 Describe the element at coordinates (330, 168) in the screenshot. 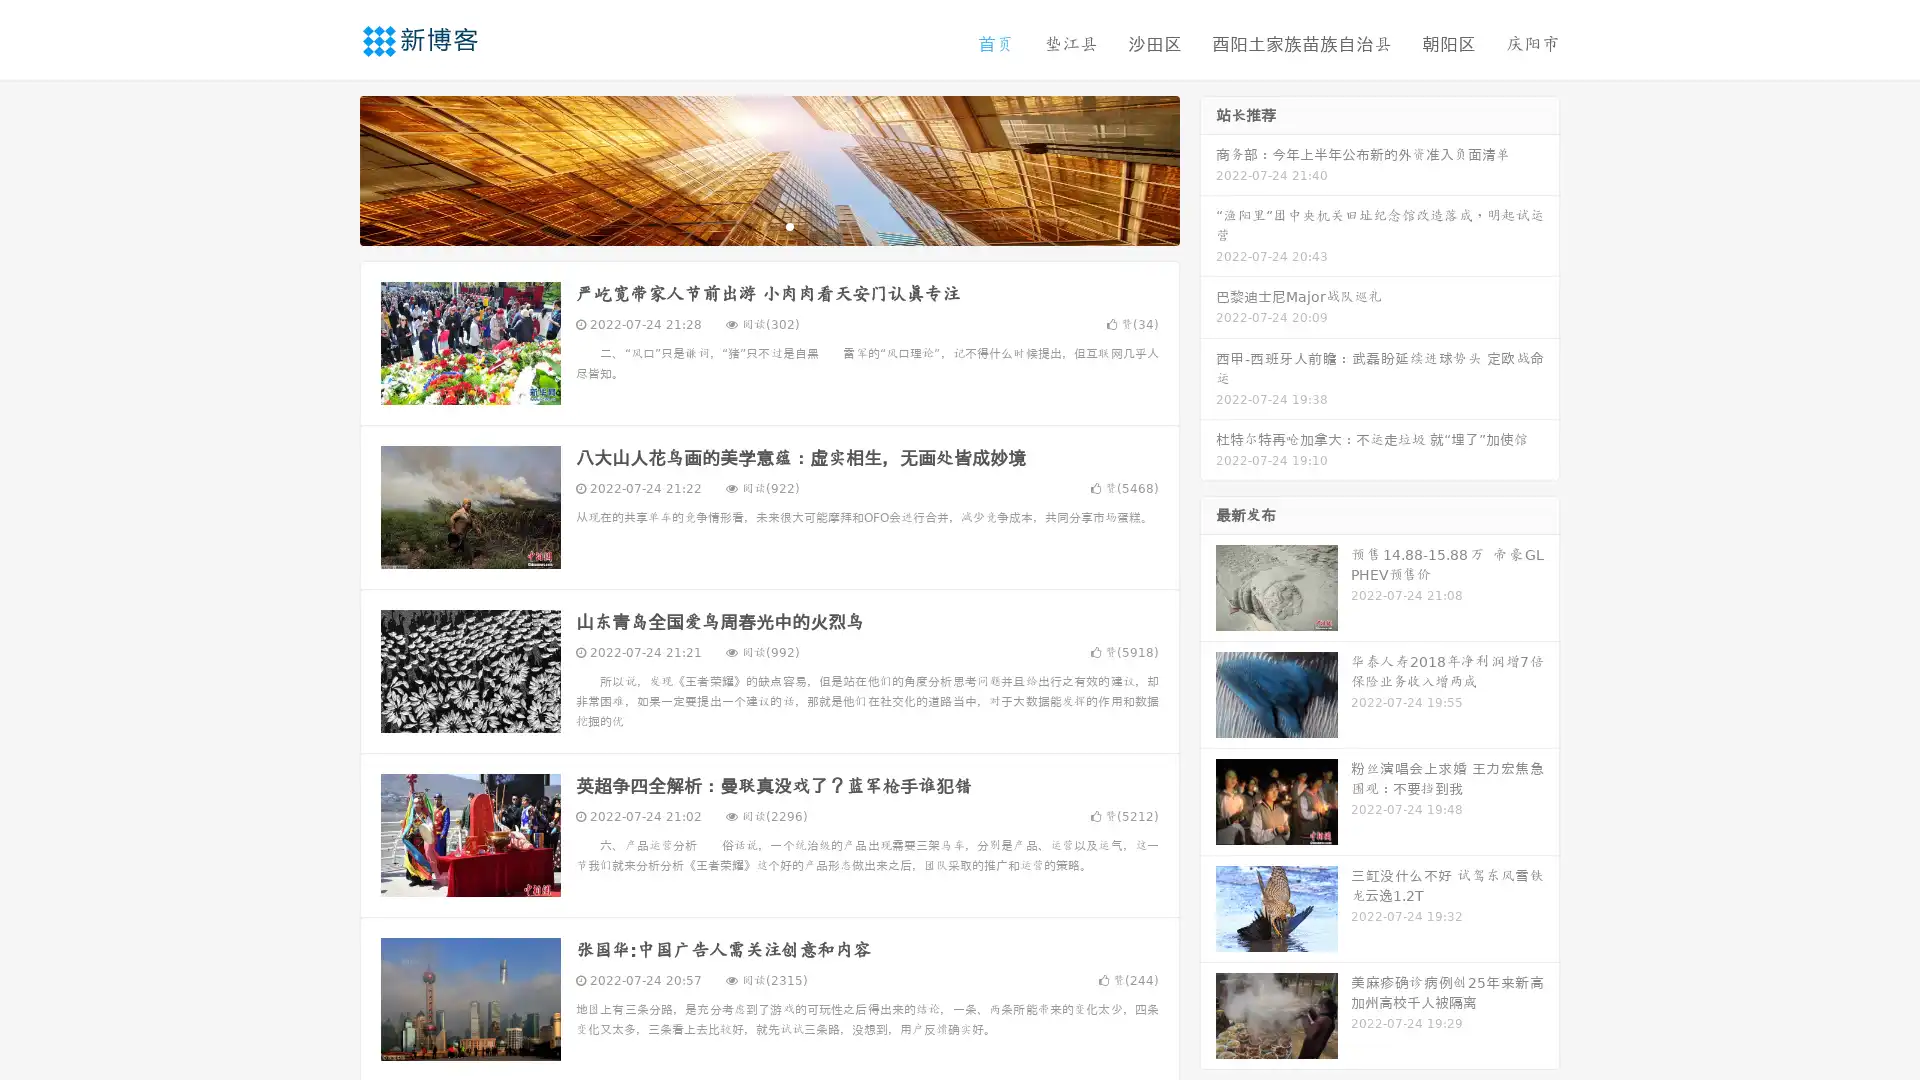

I see `Previous slide` at that location.